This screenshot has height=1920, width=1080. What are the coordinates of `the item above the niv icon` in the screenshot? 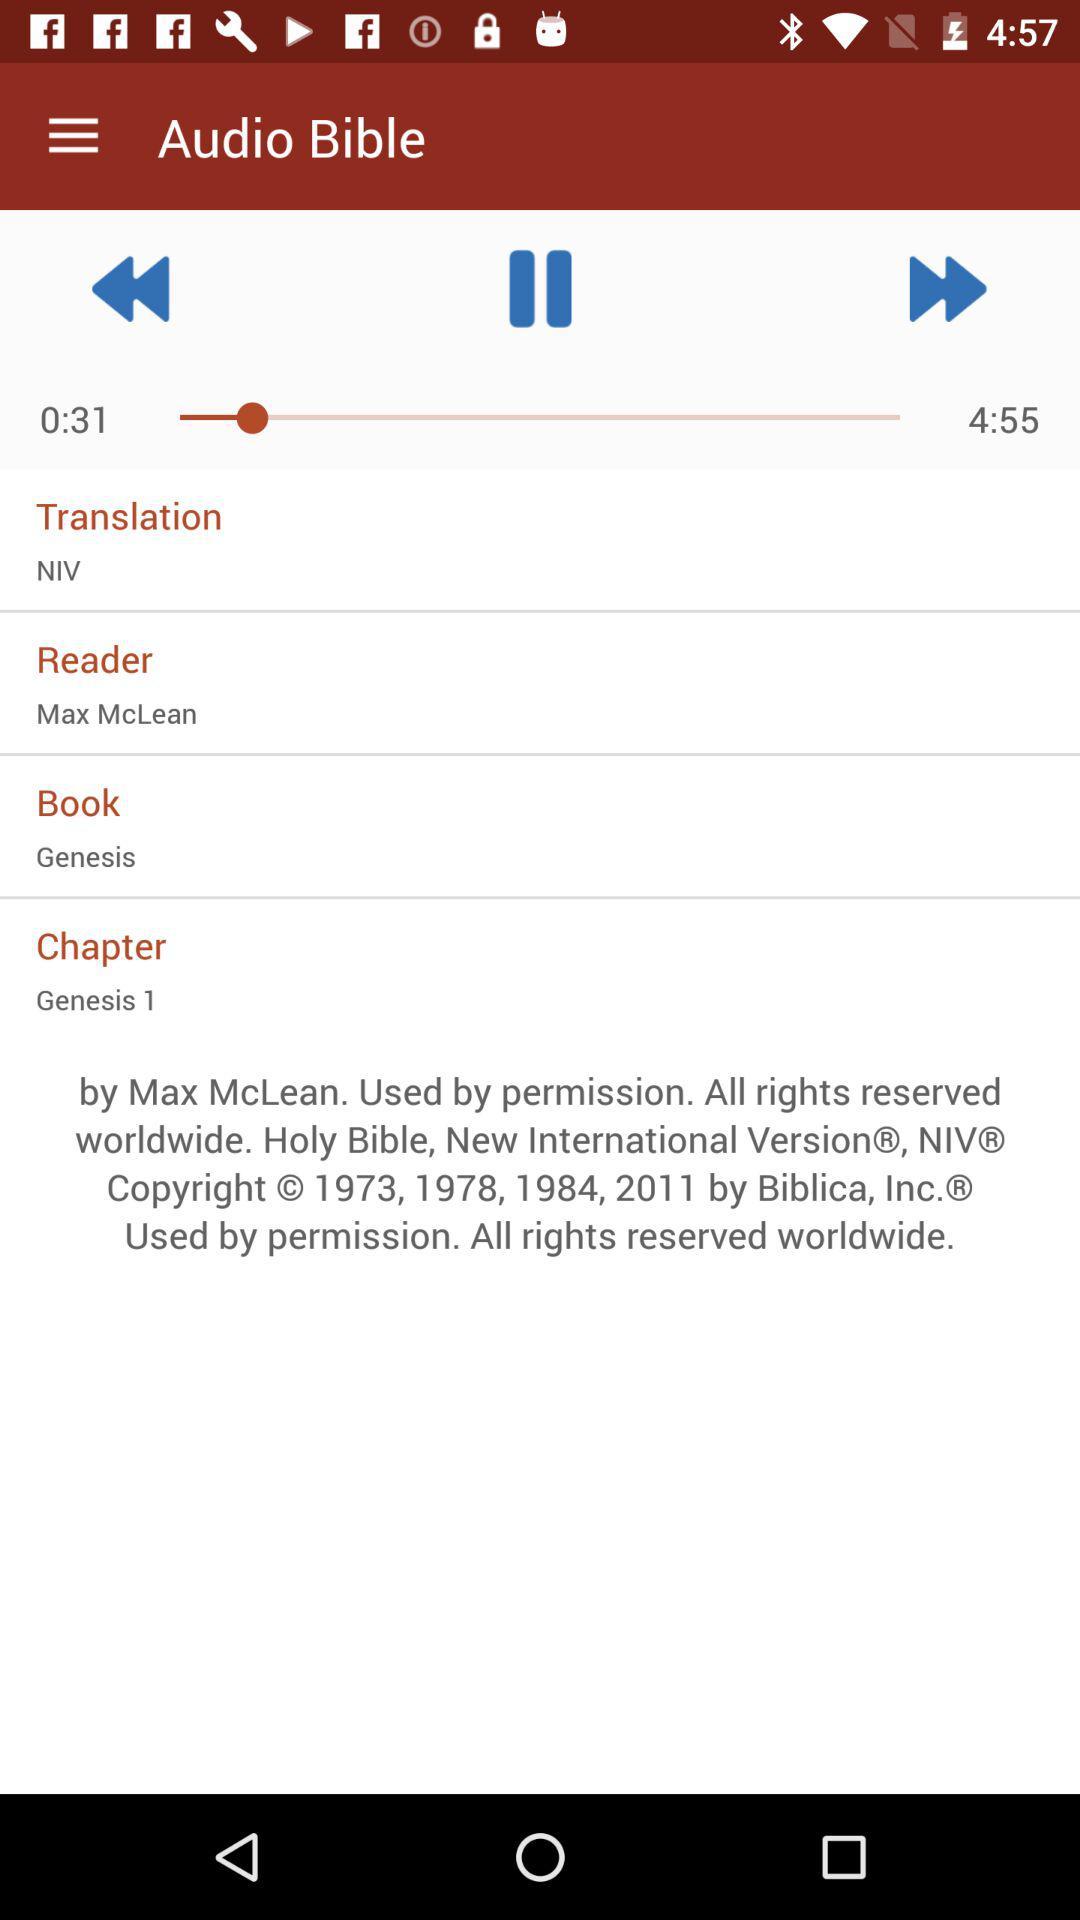 It's located at (540, 515).